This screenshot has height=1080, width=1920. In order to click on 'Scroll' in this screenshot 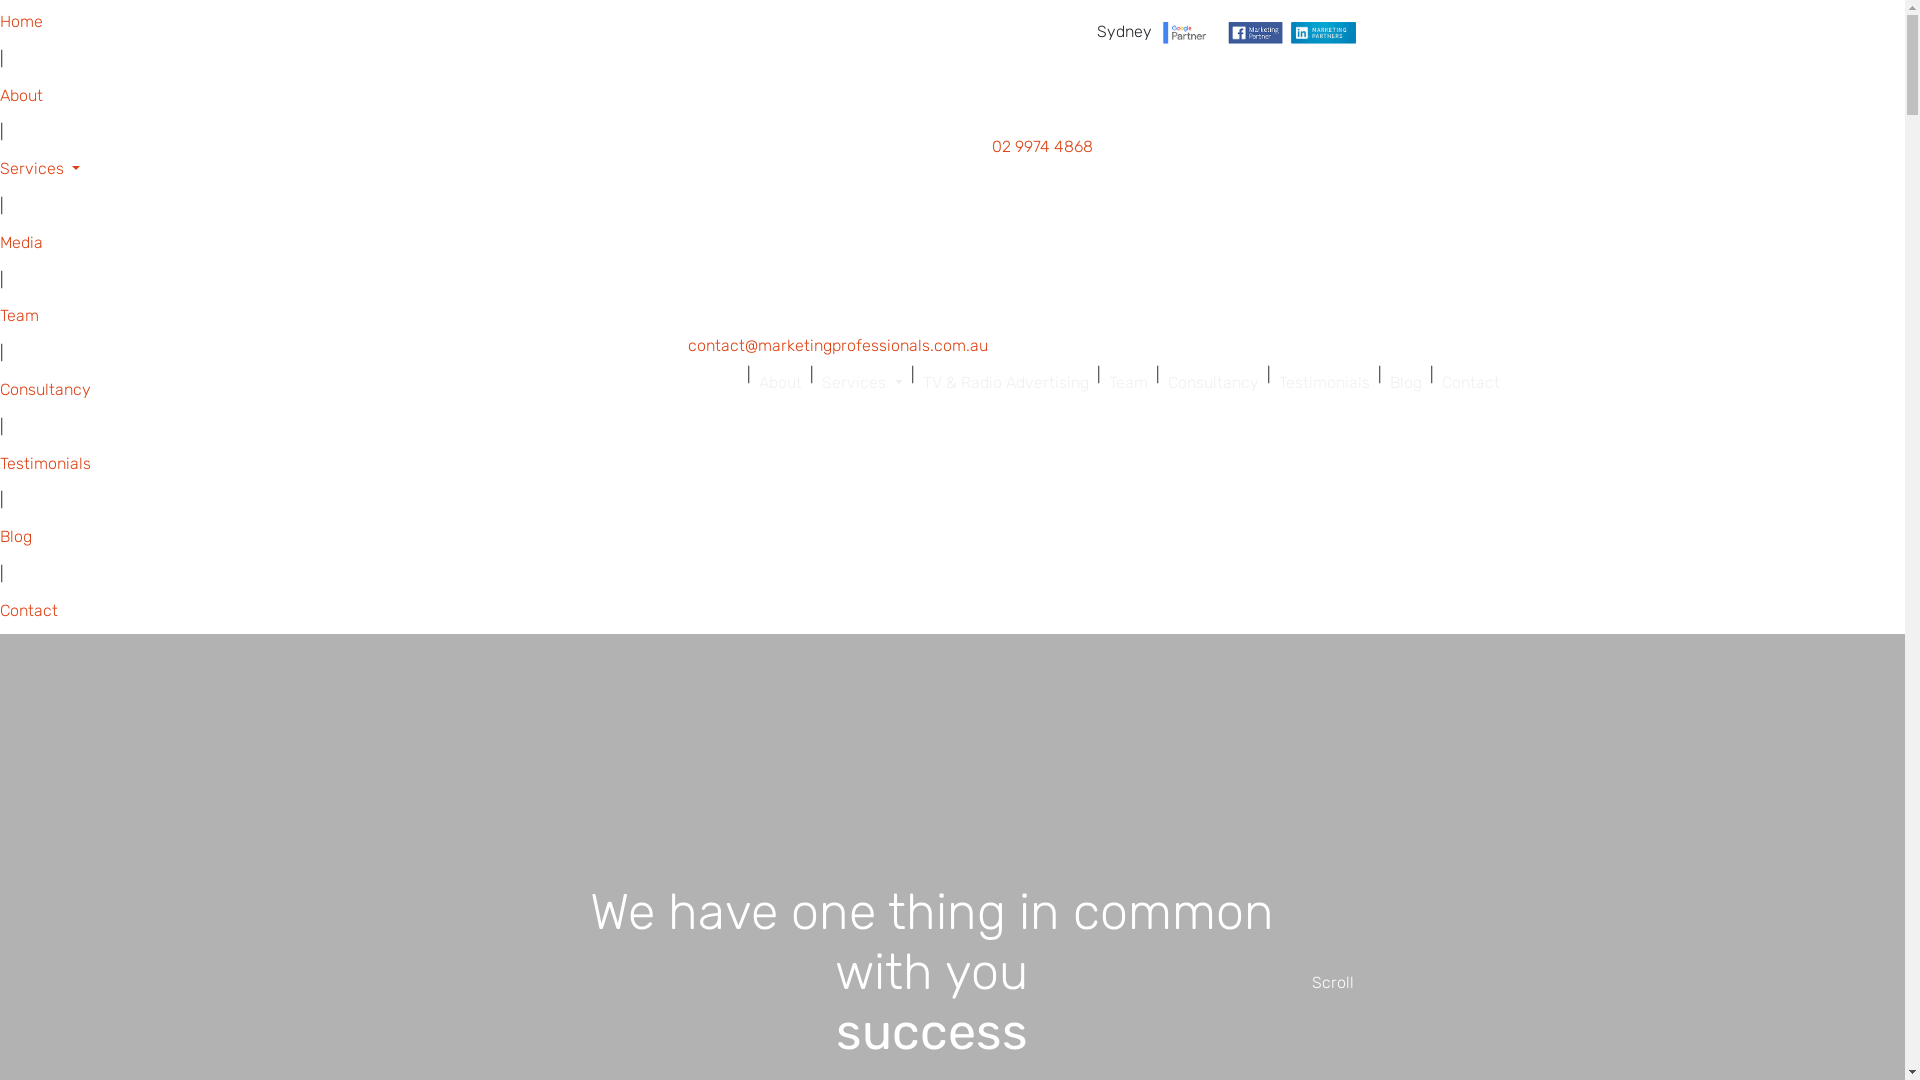, I will do `click(1333, 982)`.